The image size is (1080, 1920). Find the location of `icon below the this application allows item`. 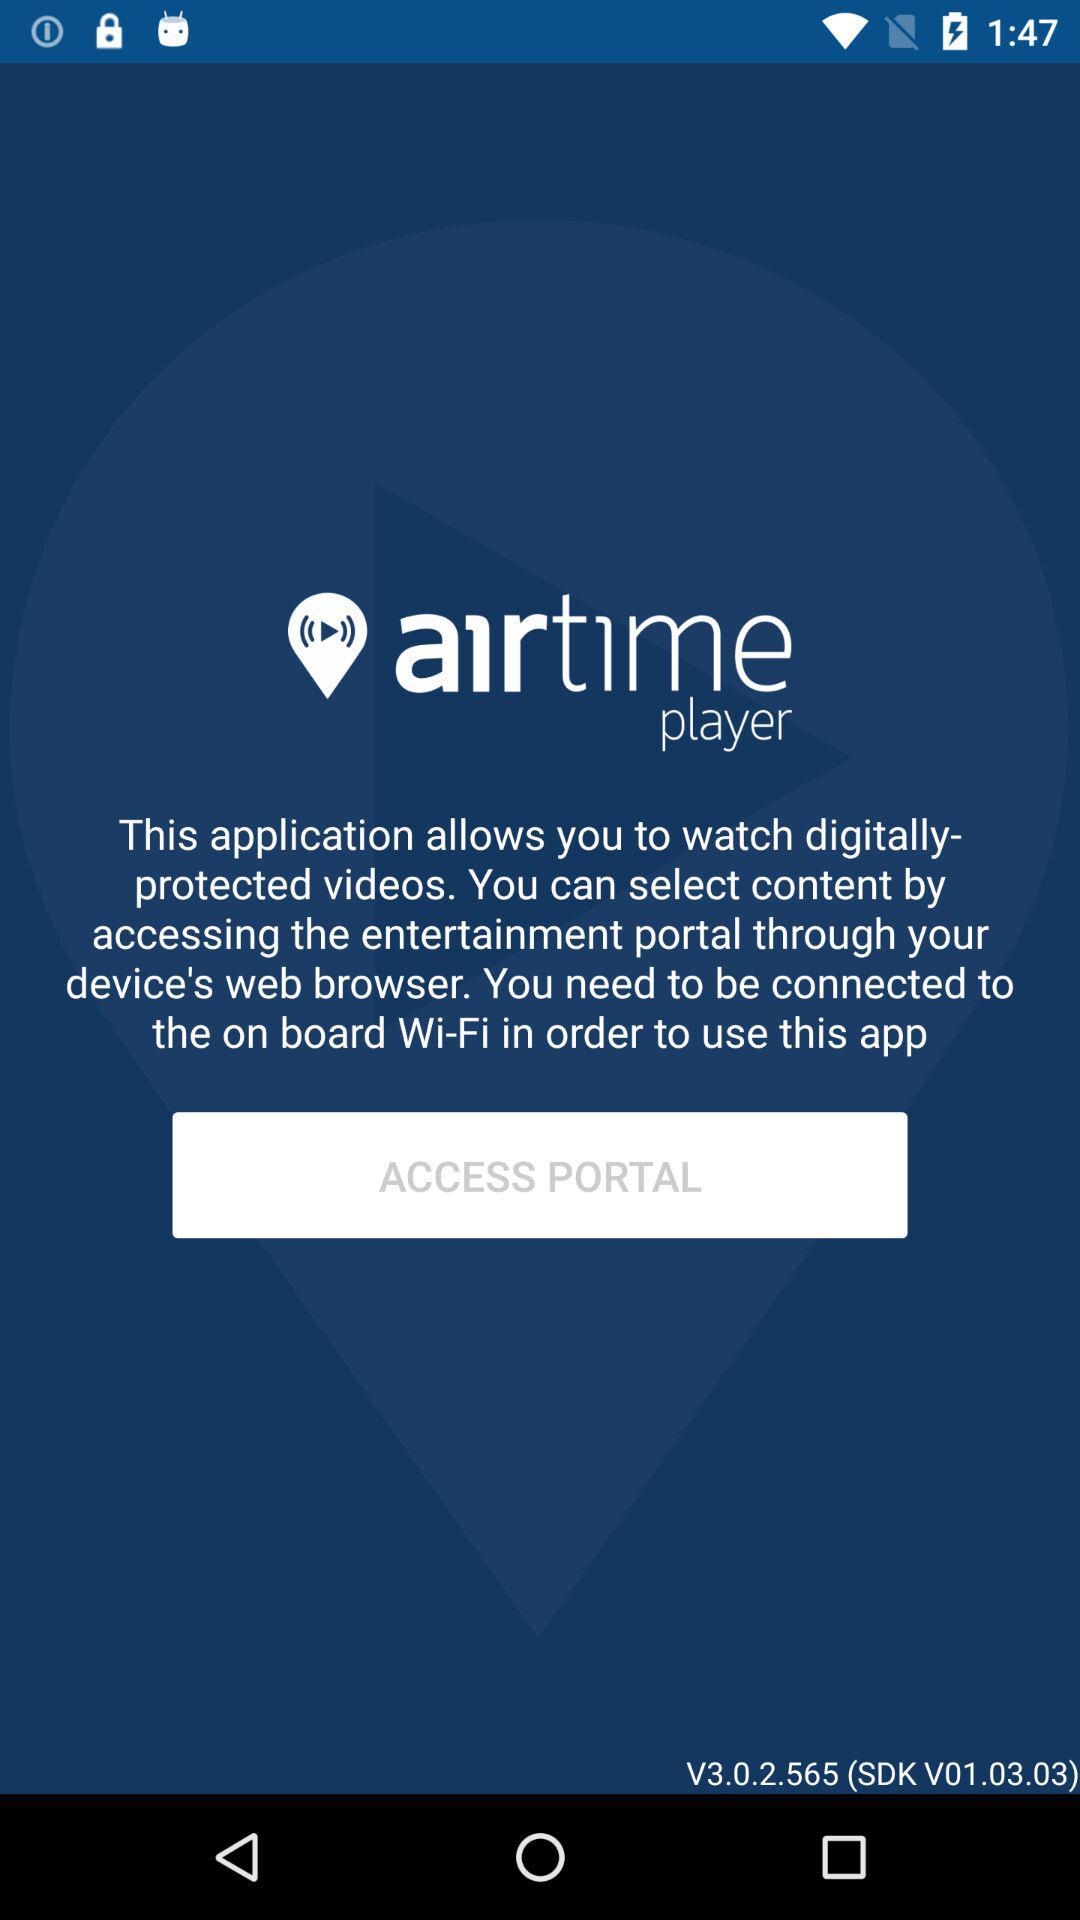

icon below the this application allows item is located at coordinates (540, 1175).